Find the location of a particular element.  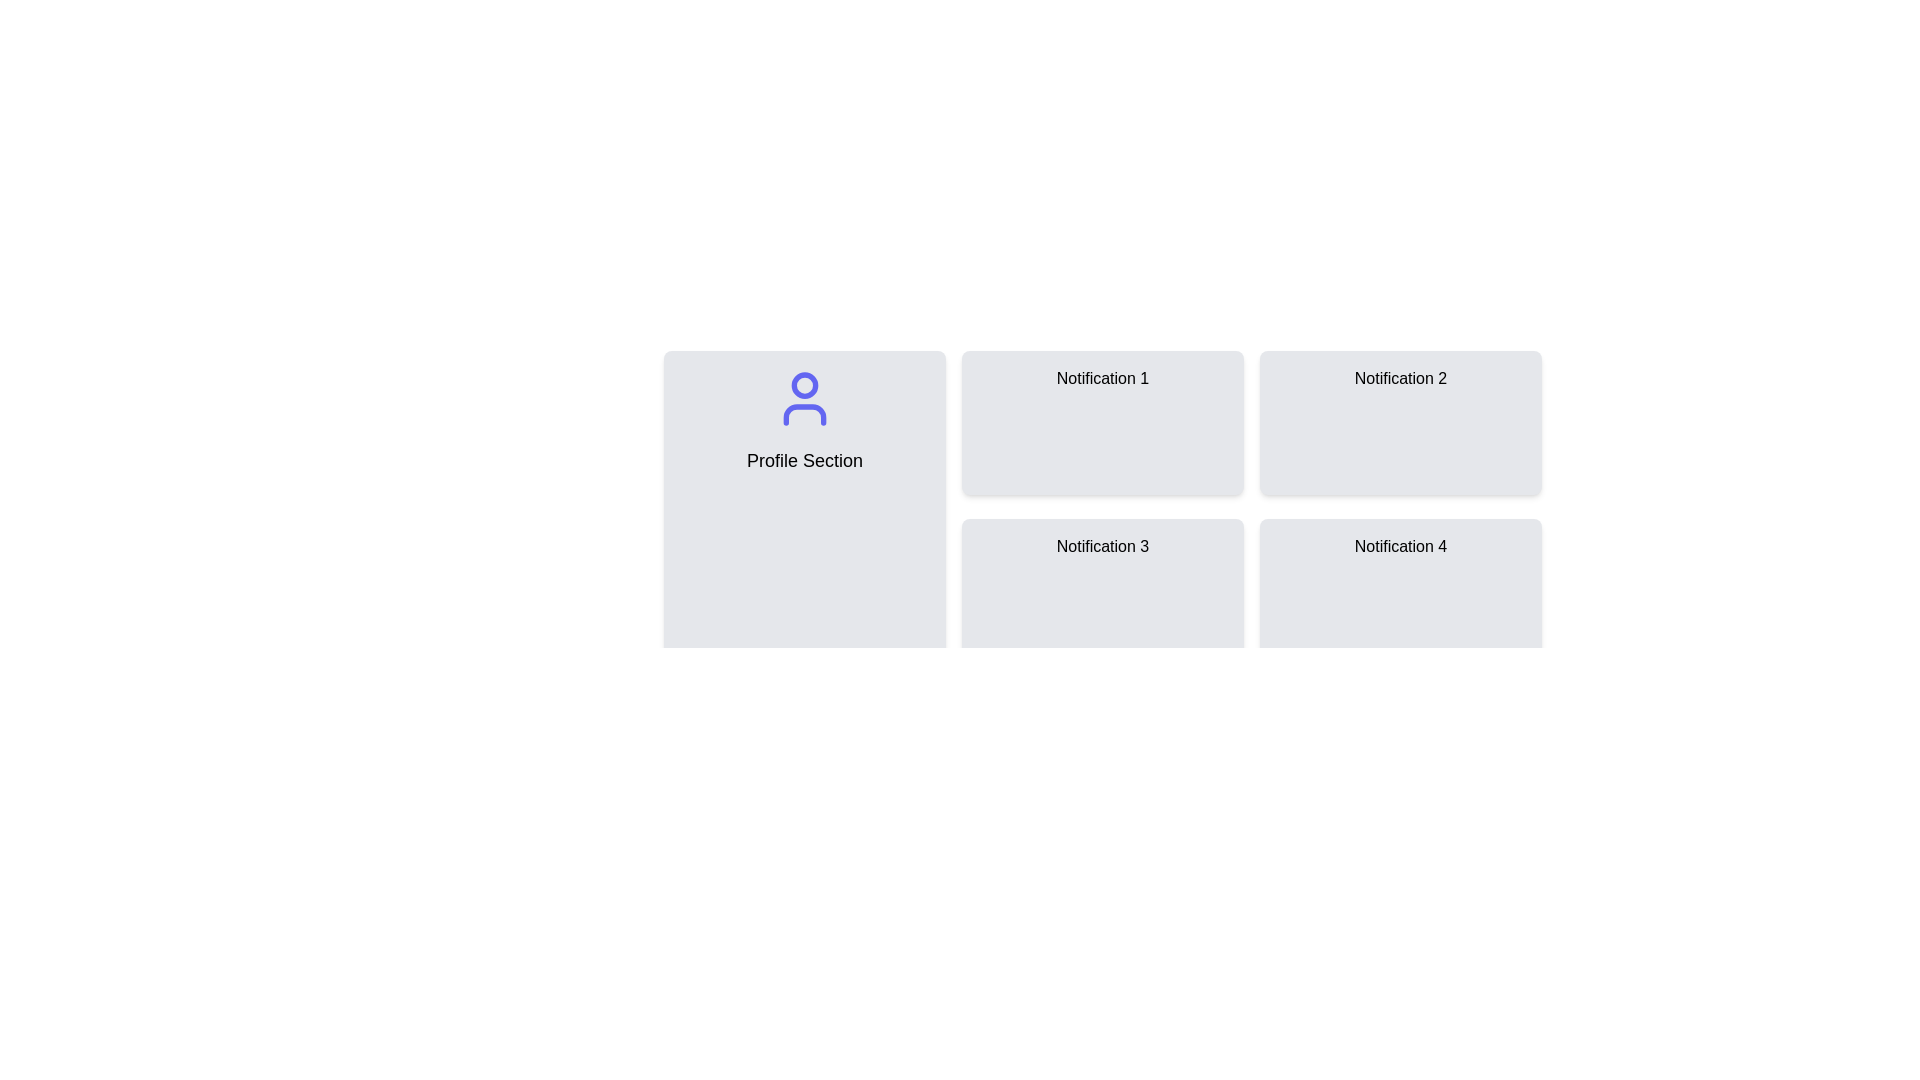

the static information card labeled 'Notification 3', which is the third card in a 2x2 grid layout, located in the bottom-left quadrant is located at coordinates (1102, 589).